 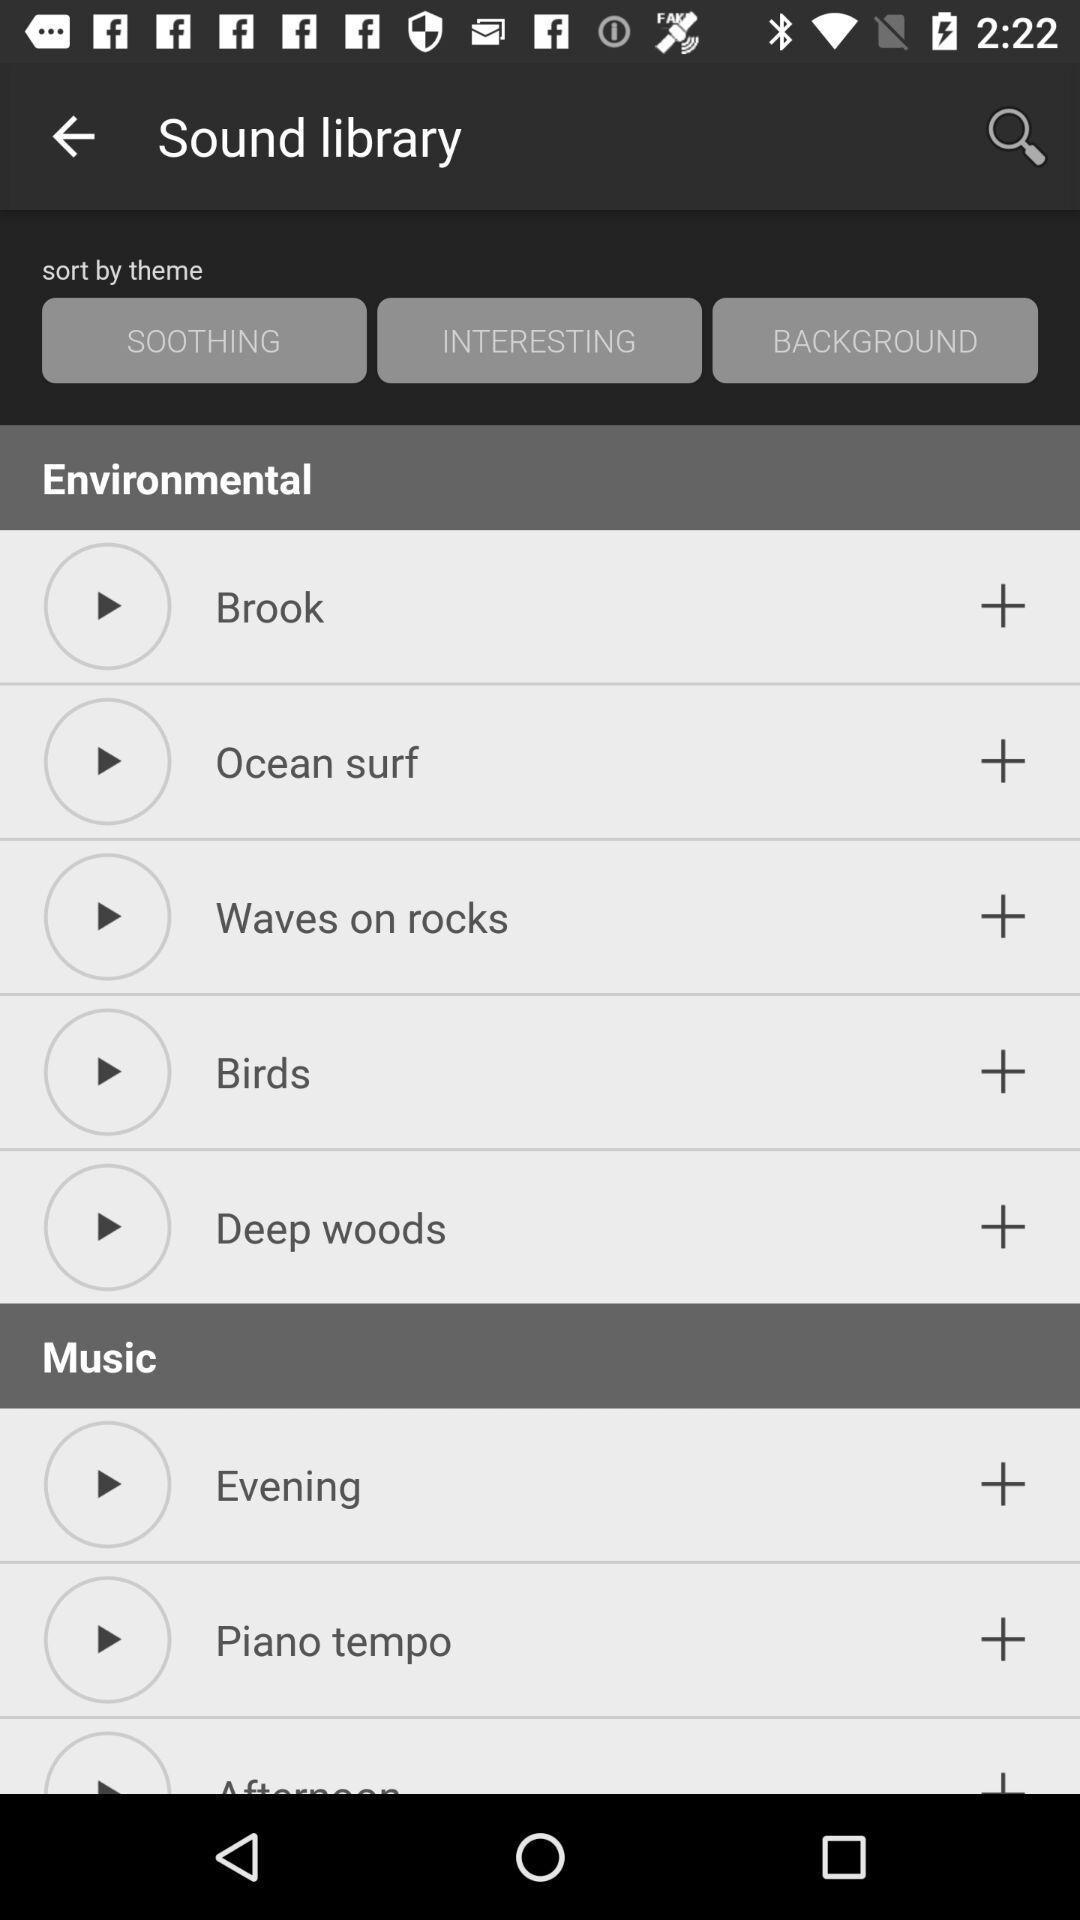 What do you see at coordinates (1003, 1226) in the screenshot?
I see `song to playlist` at bounding box center [1003, 1226].